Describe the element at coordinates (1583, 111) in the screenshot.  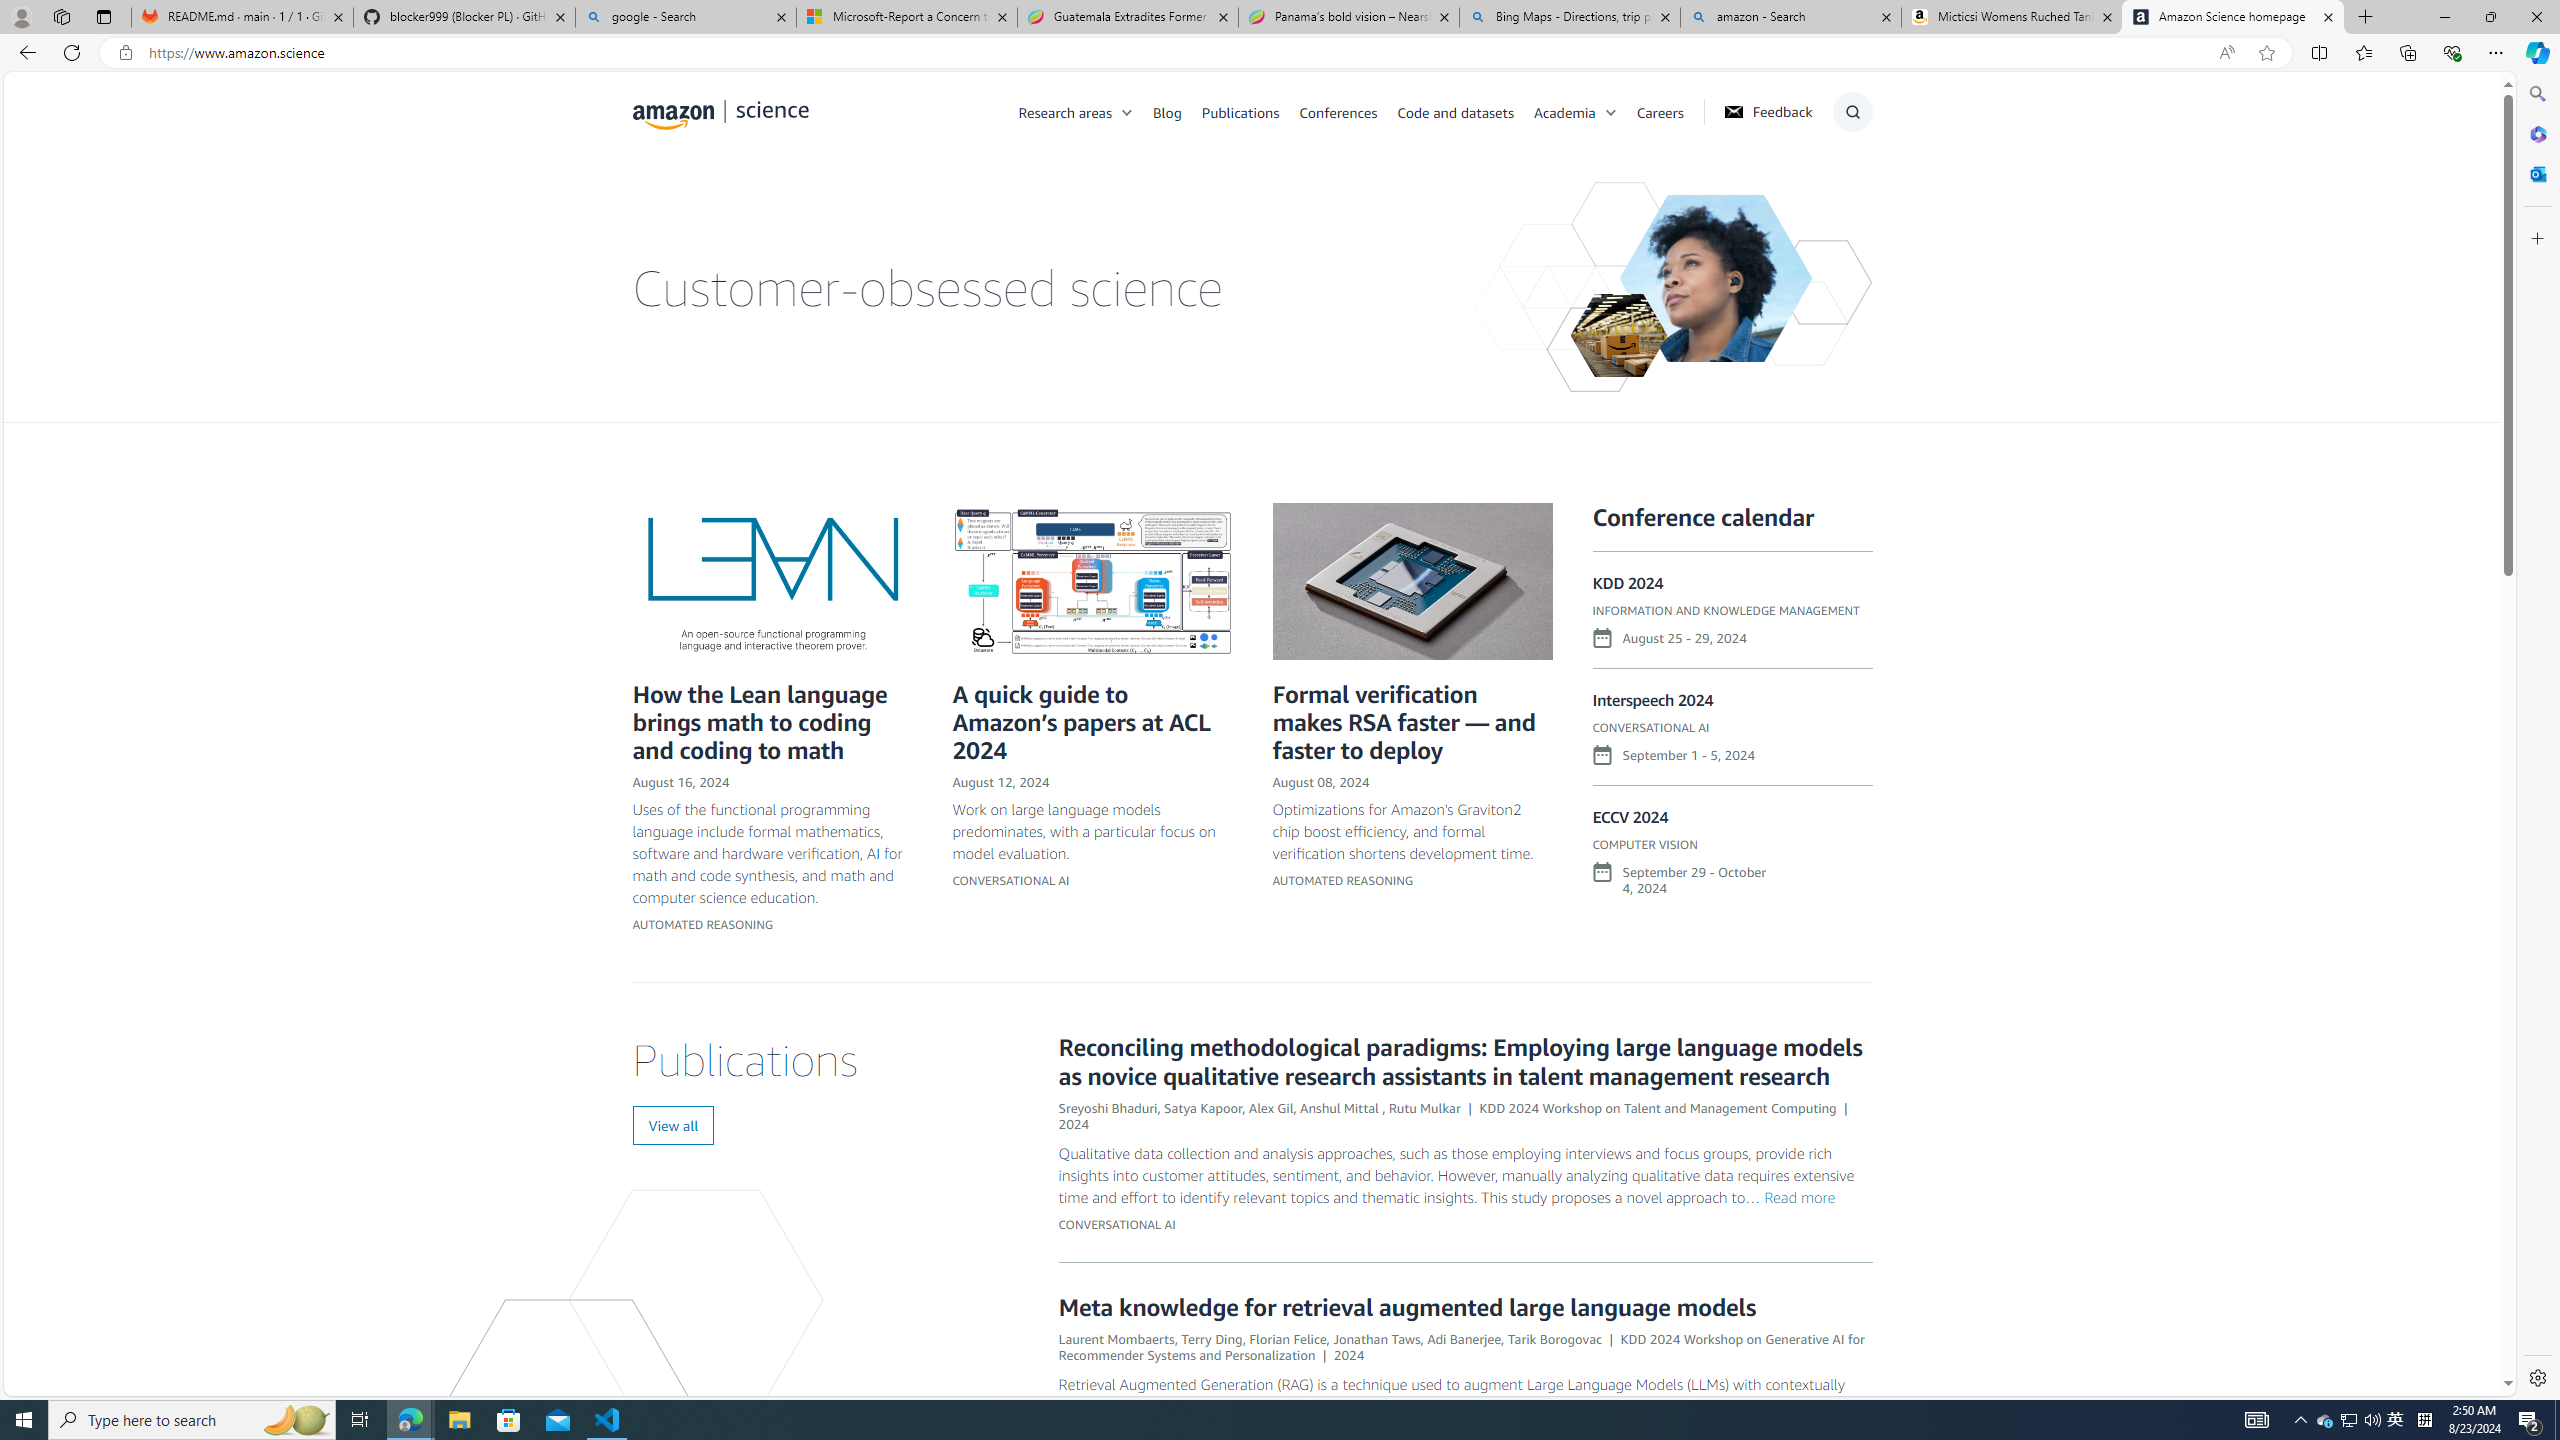
I see `'Academia'` at that location.